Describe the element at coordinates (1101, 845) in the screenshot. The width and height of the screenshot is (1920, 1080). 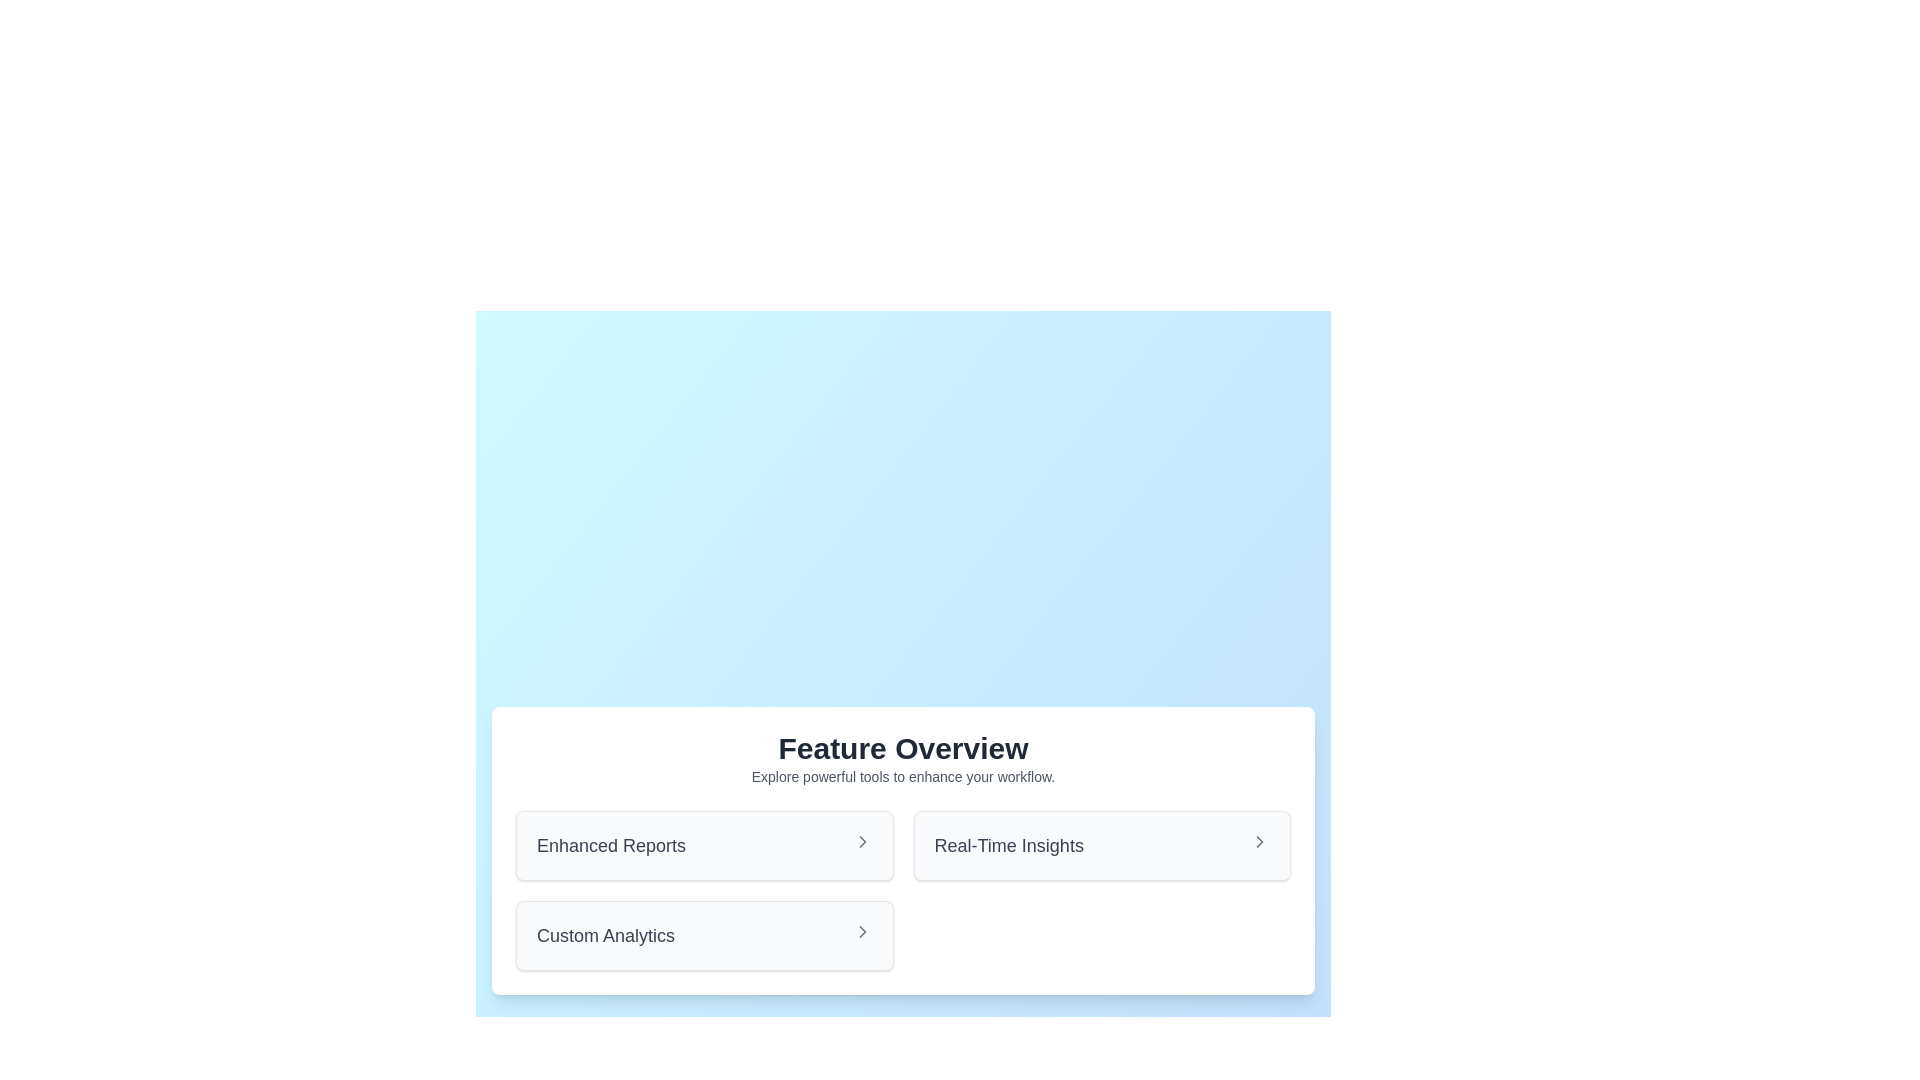
I see `the navigation button for 'Real-Time Insights' located in the second column of the first row in a two-column grid layout` at that location.